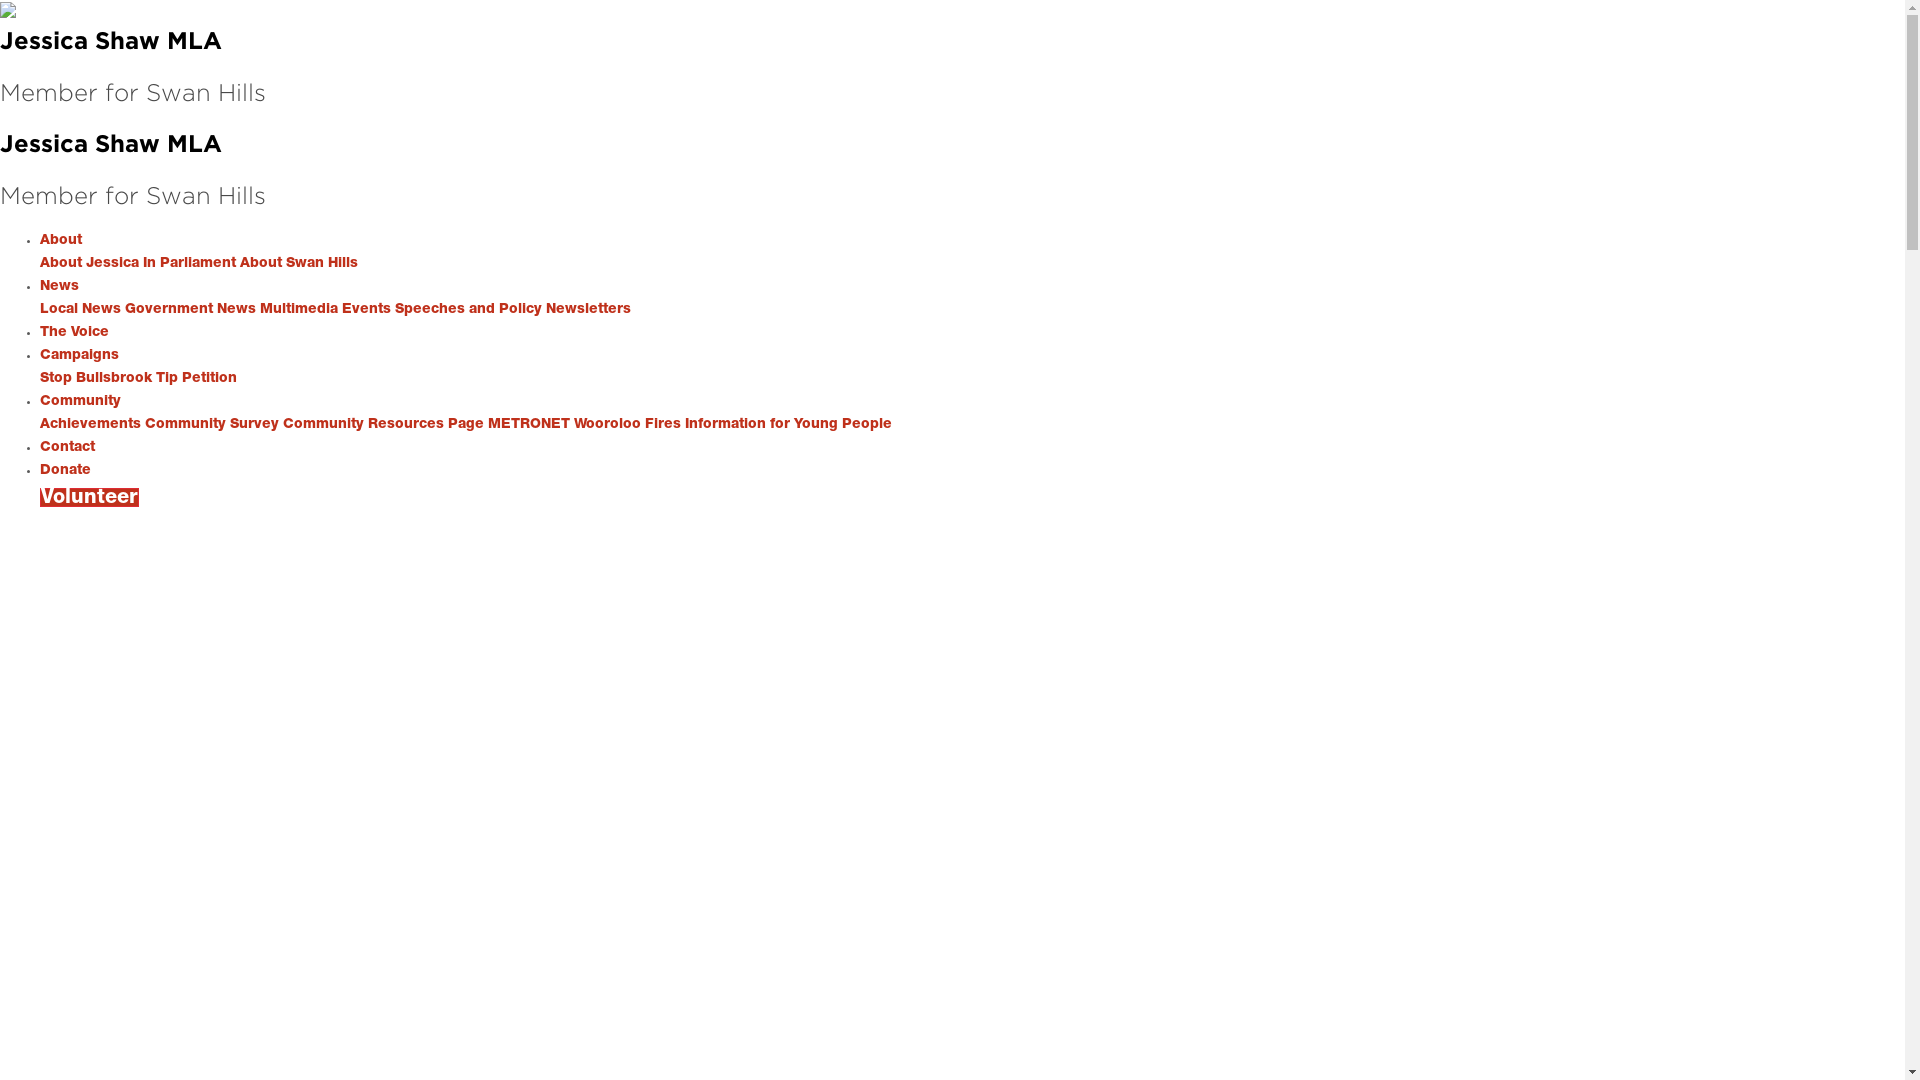 The height and width of the screenshot is (1080, 1920). What do you see at coordinates (80, 401) in the screenshot?
I see `'Community'` at bounding box center [80, 401].